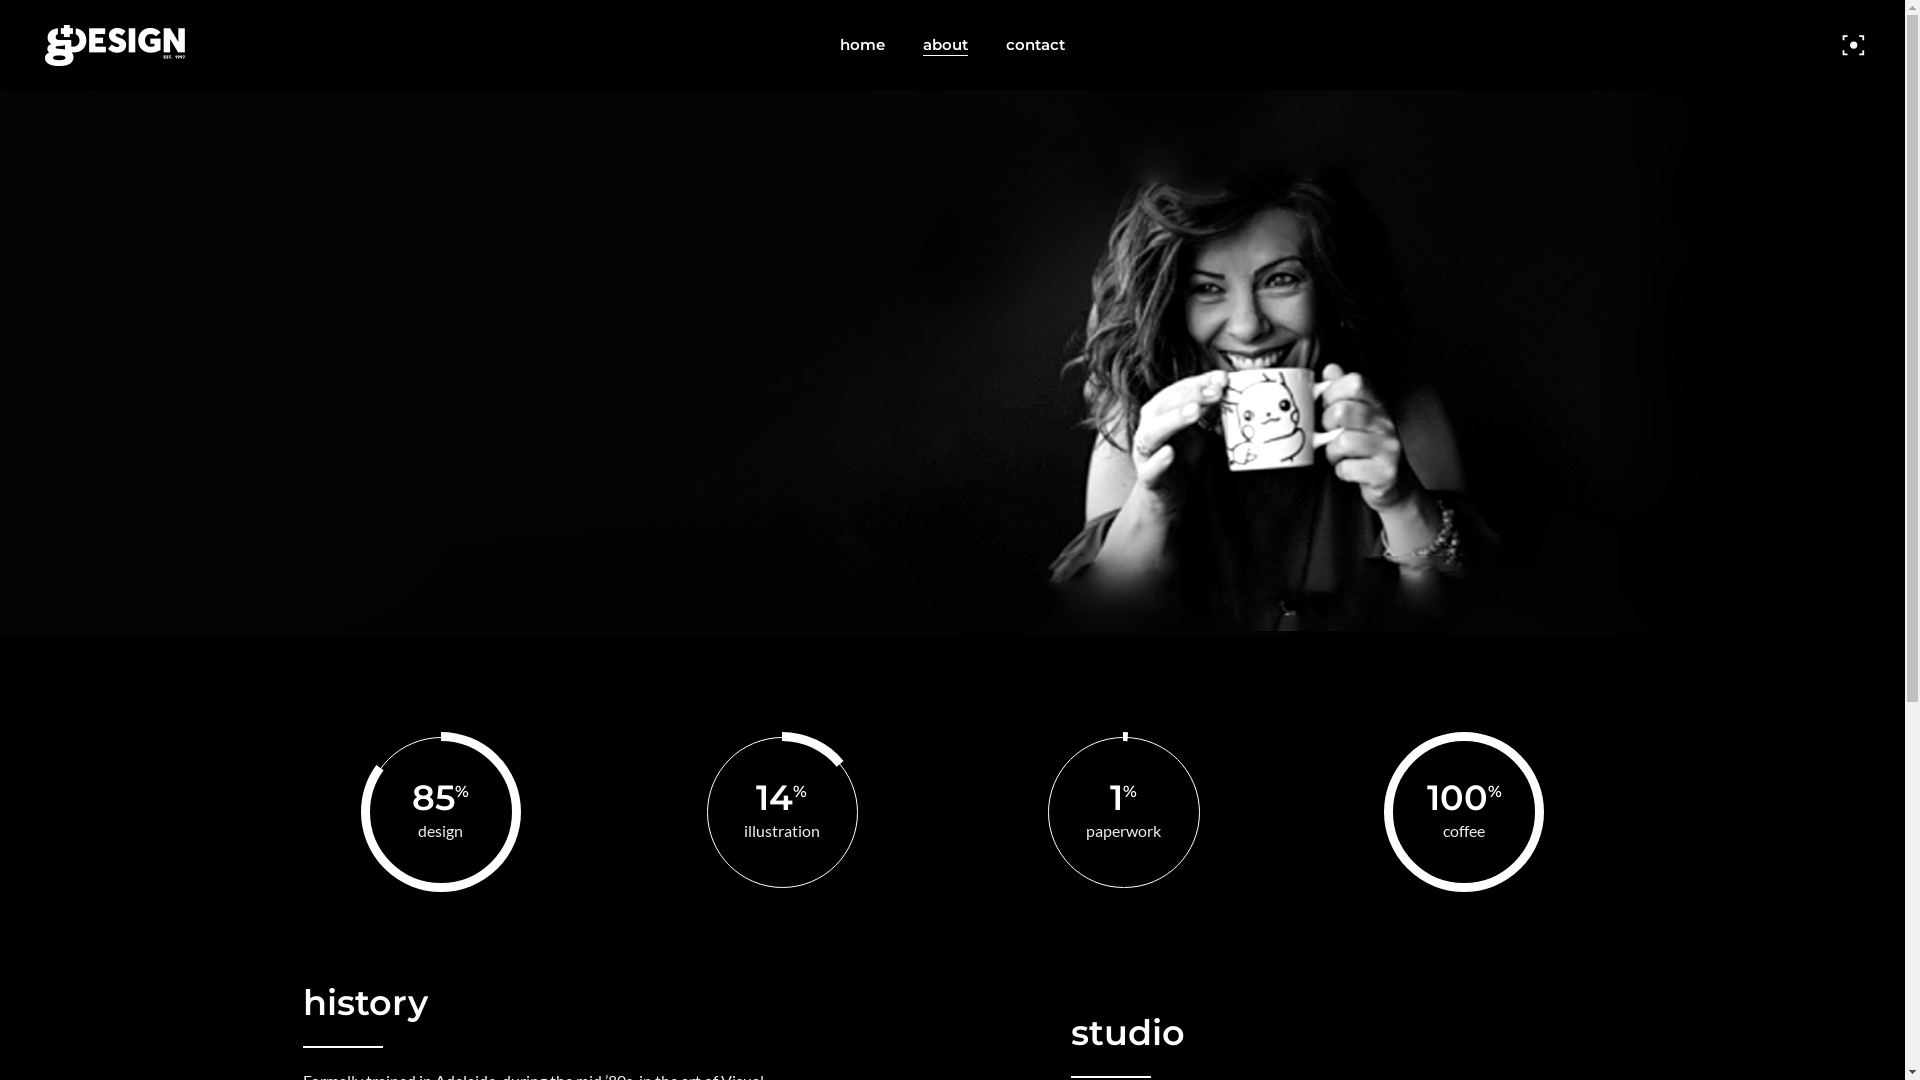  What do you see at coordinates (1035, 45) in the screenshot?
I see `'contact'` at bounding box center [1035, 45].